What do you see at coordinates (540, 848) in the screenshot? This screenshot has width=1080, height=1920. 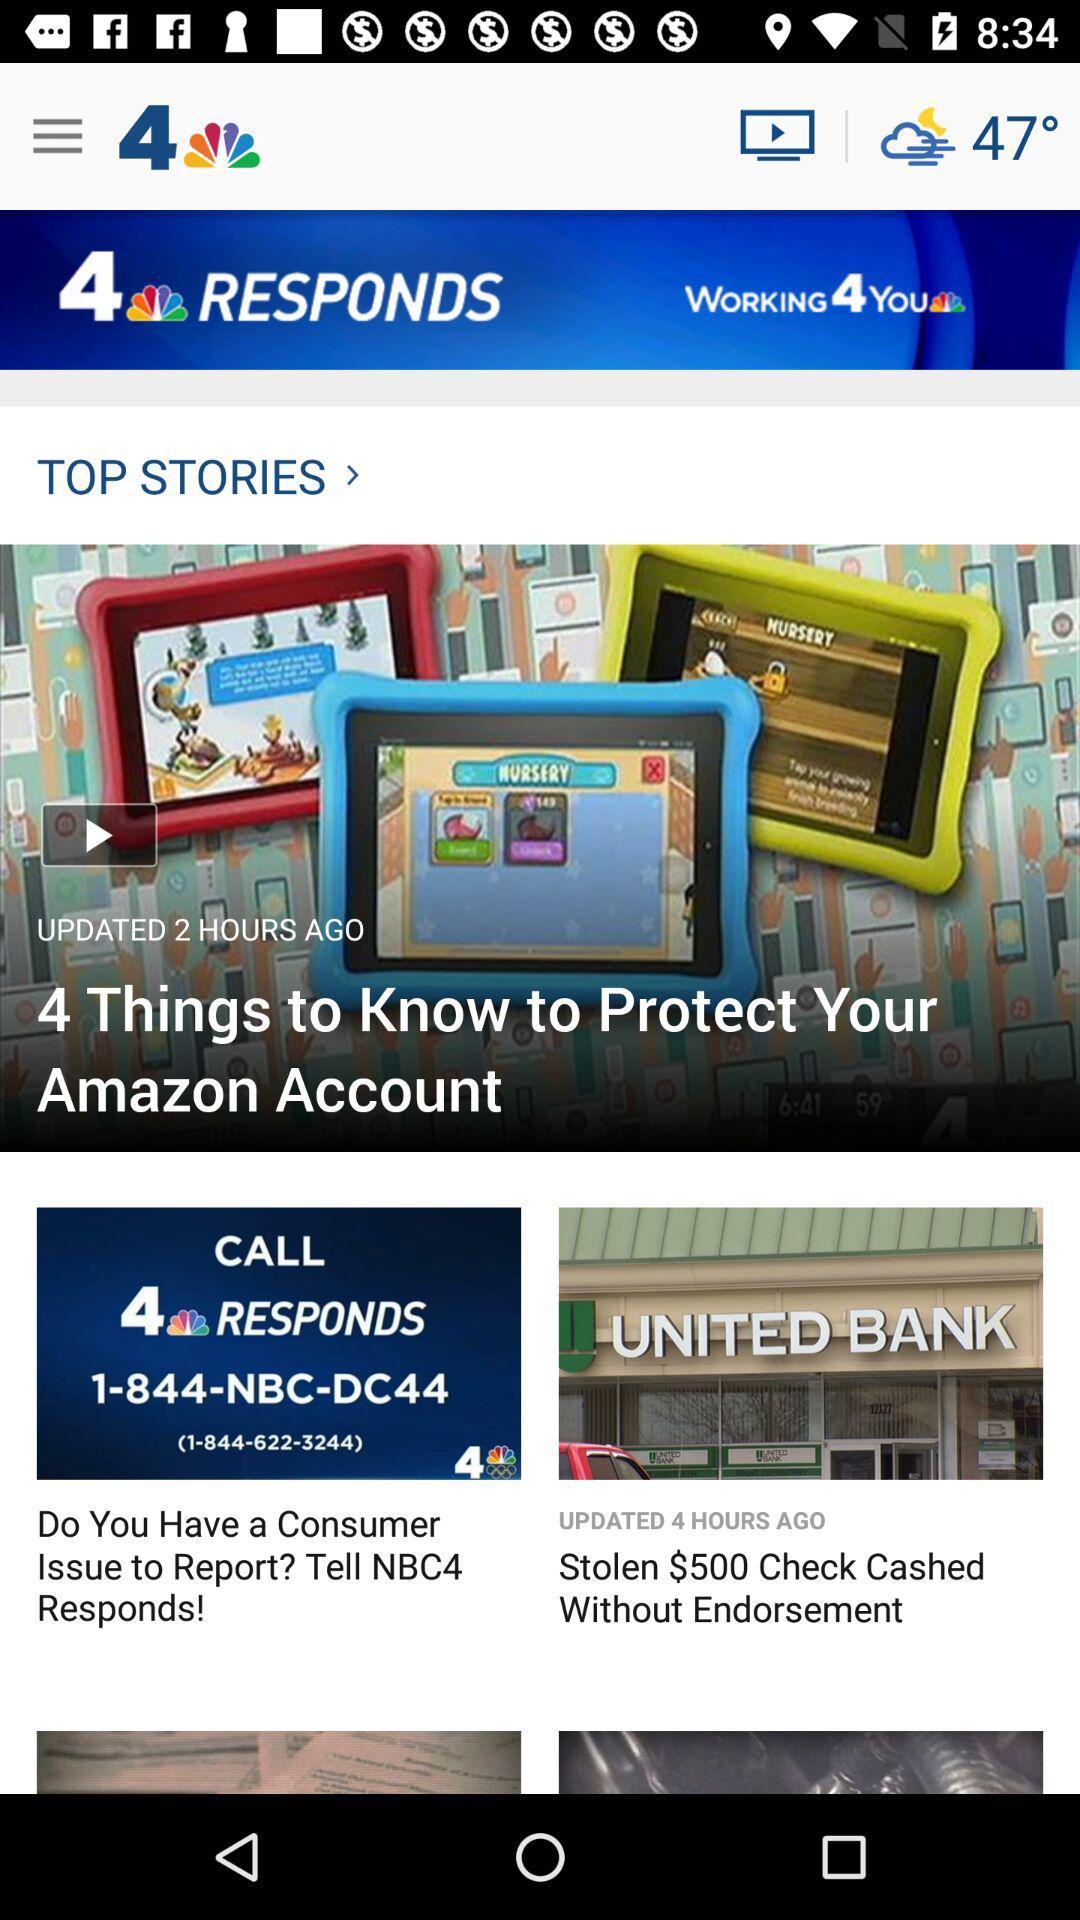 I see `article image` at bounding box center [540, 848].